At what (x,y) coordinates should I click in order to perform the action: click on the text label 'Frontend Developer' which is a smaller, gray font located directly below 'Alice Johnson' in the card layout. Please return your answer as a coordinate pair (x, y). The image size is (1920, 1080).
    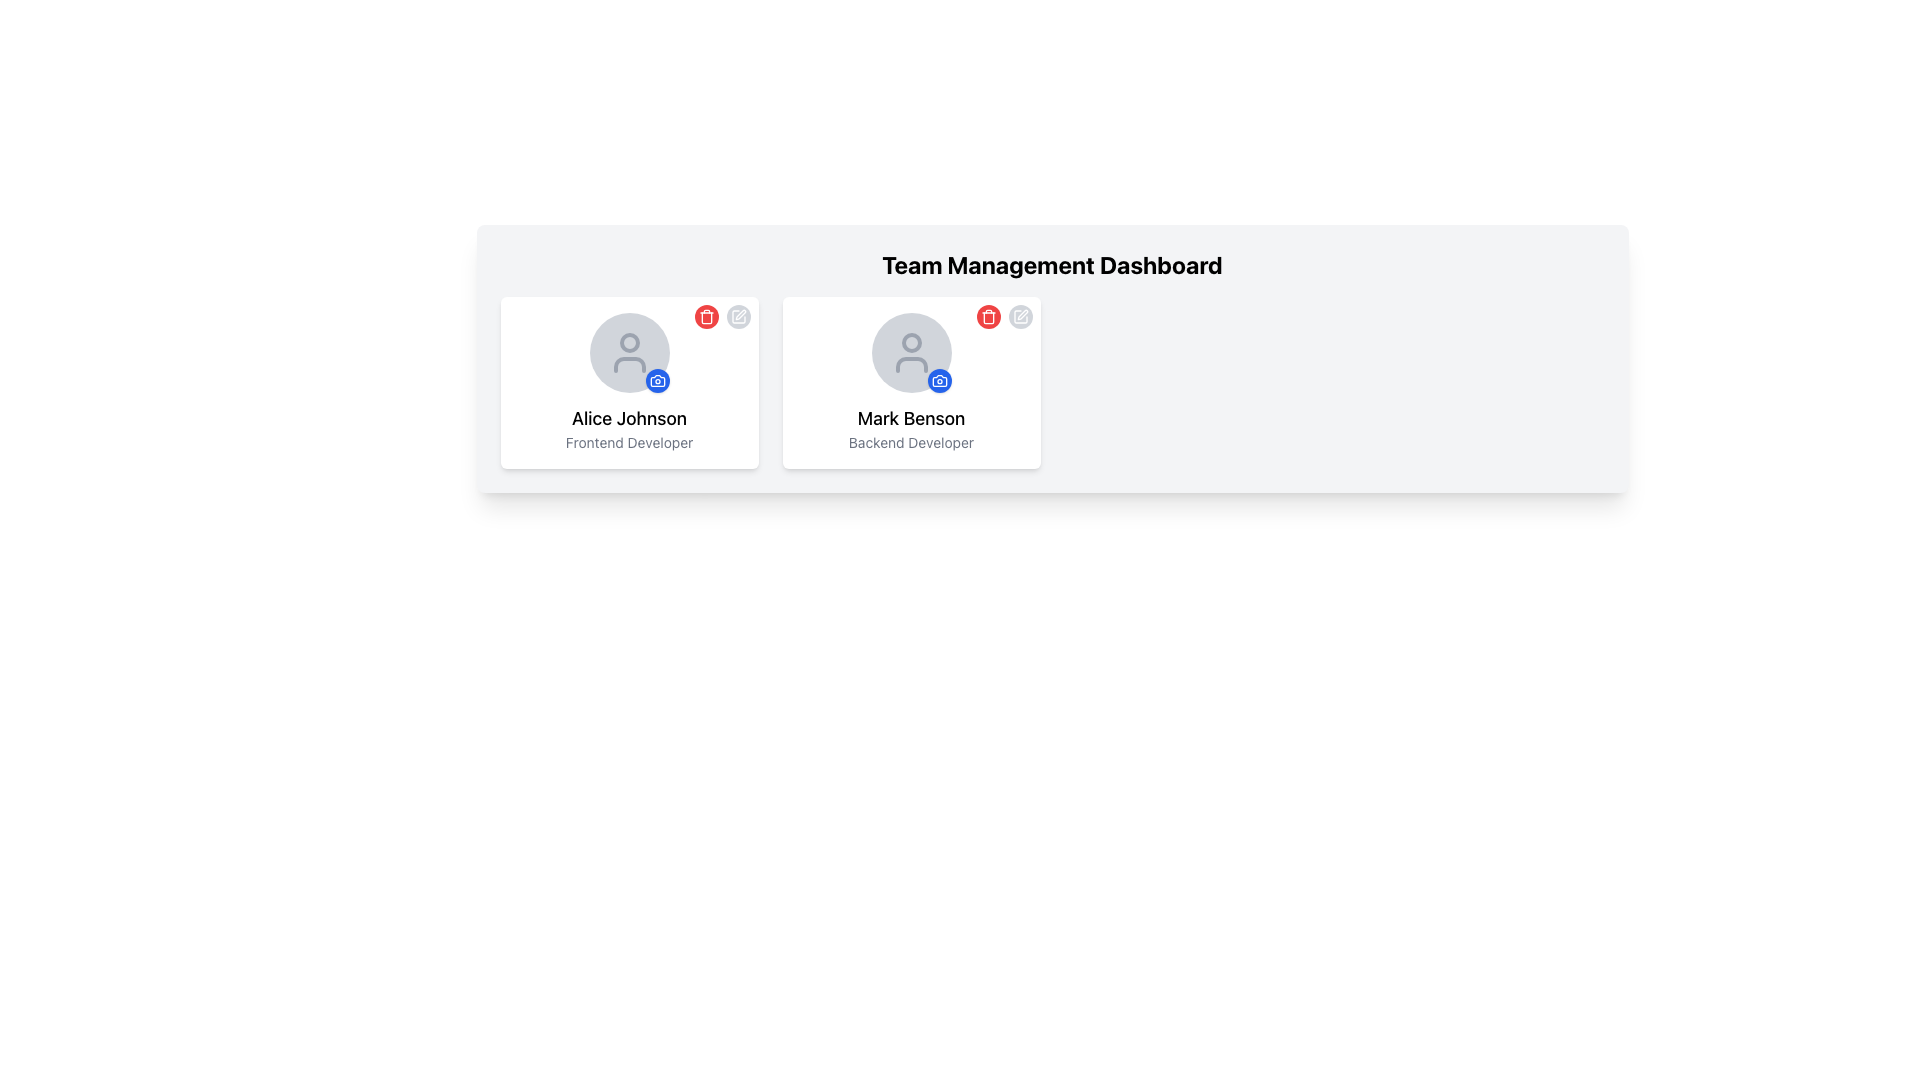
    Looking at the image, I should click on (628, 442).